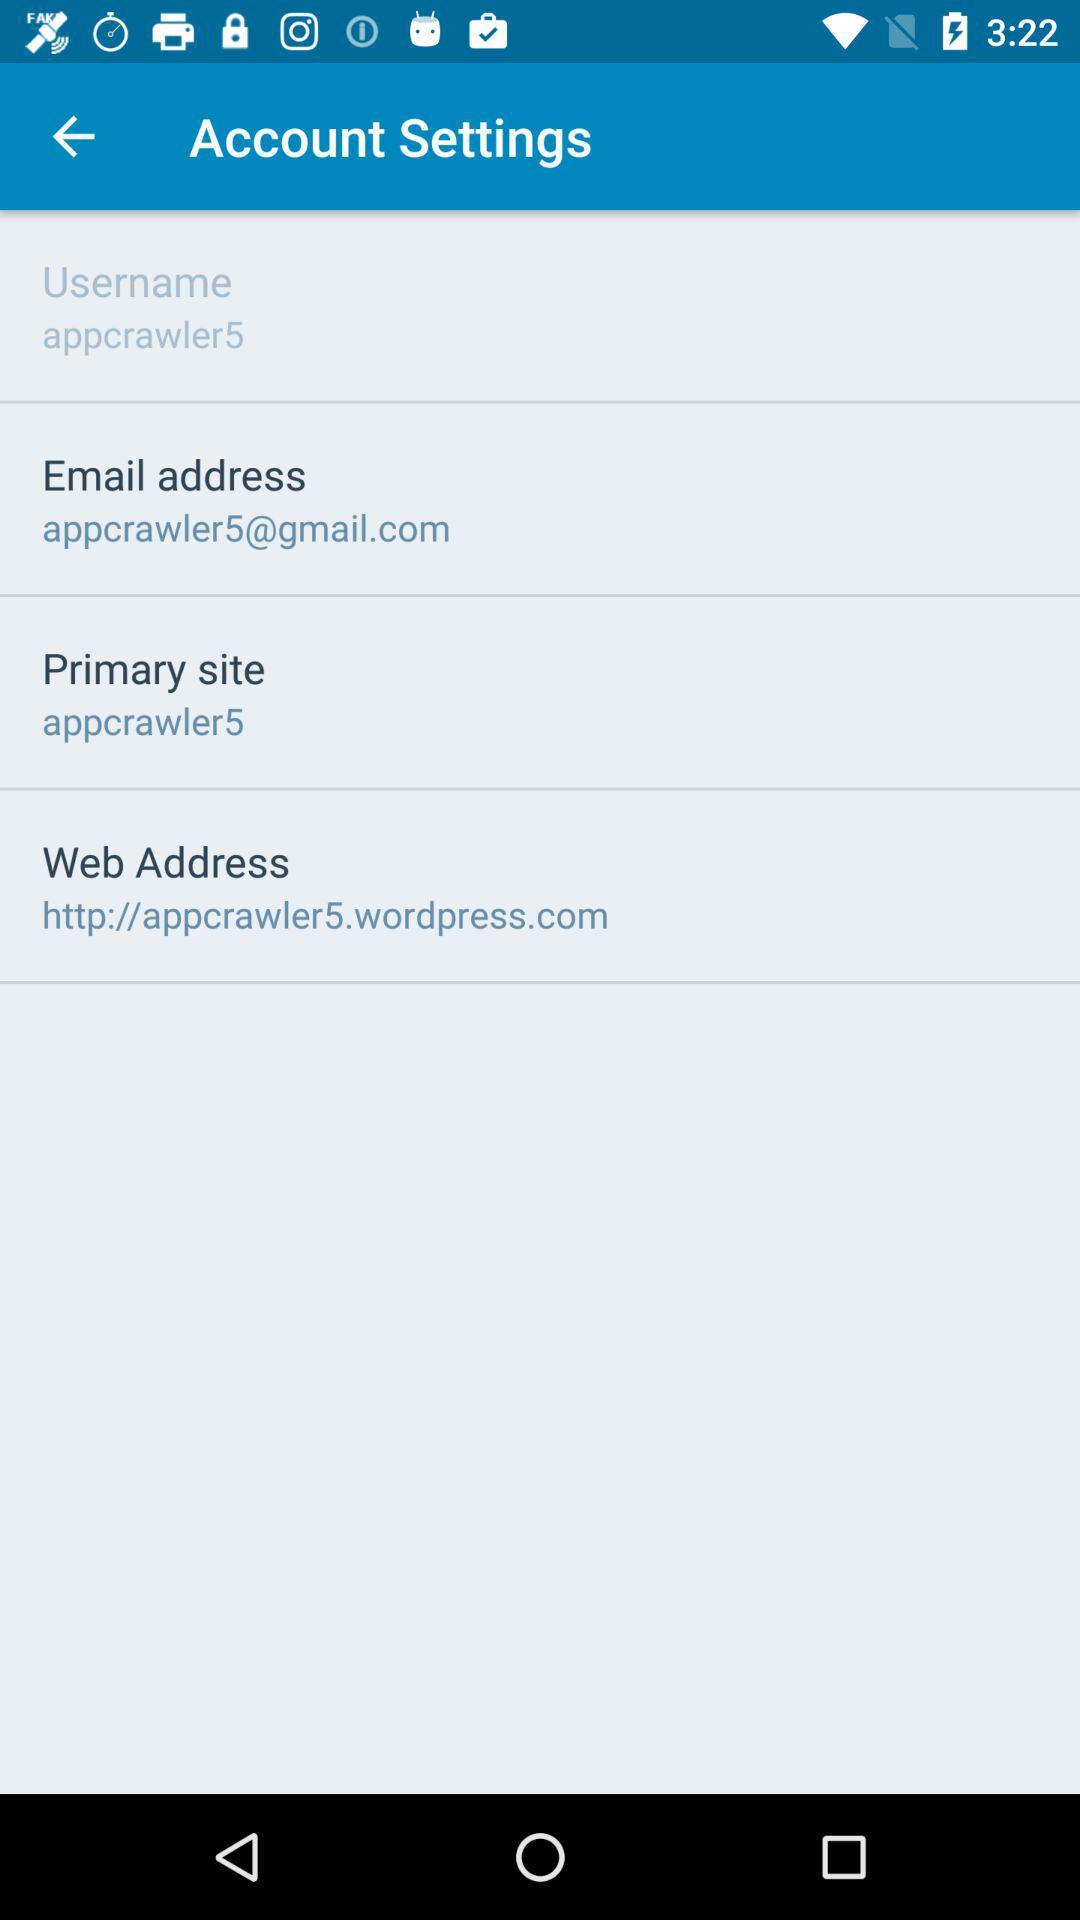 The image size is (1080, 1920). I want to click on the primary site, so click(152, 667).